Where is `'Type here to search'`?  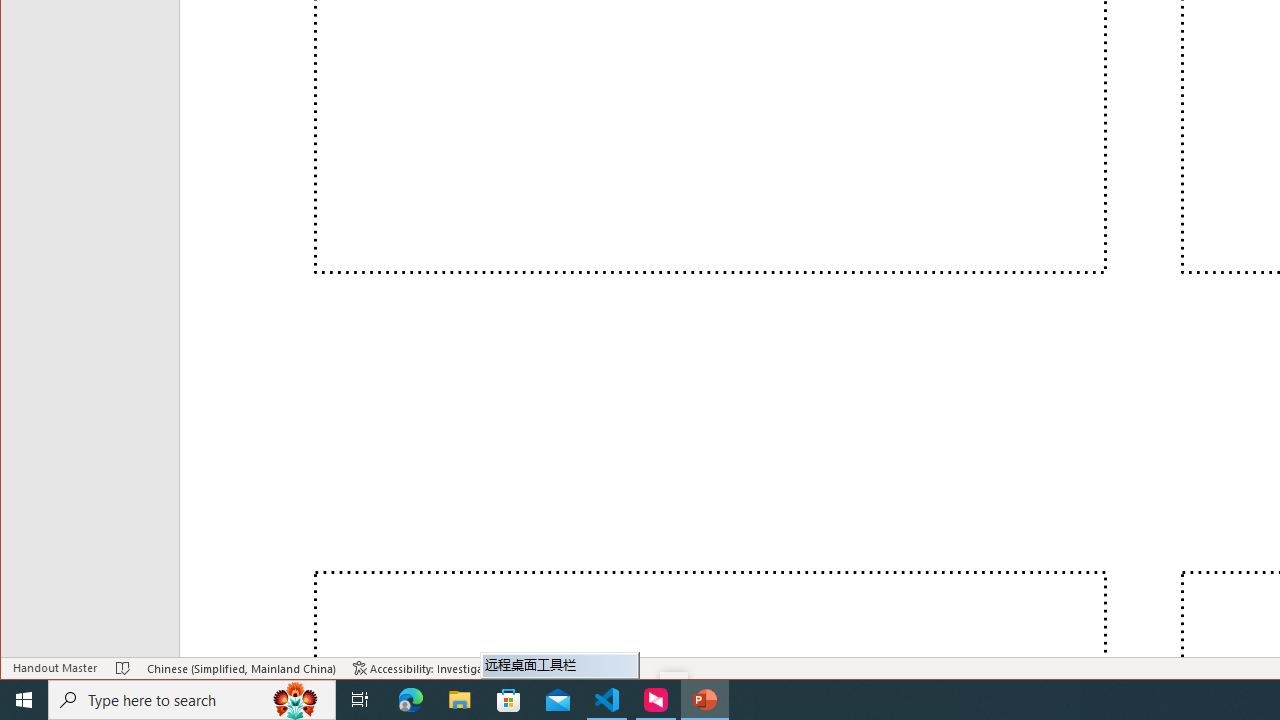
'Type here to search' is located at coordinates (192, 698).